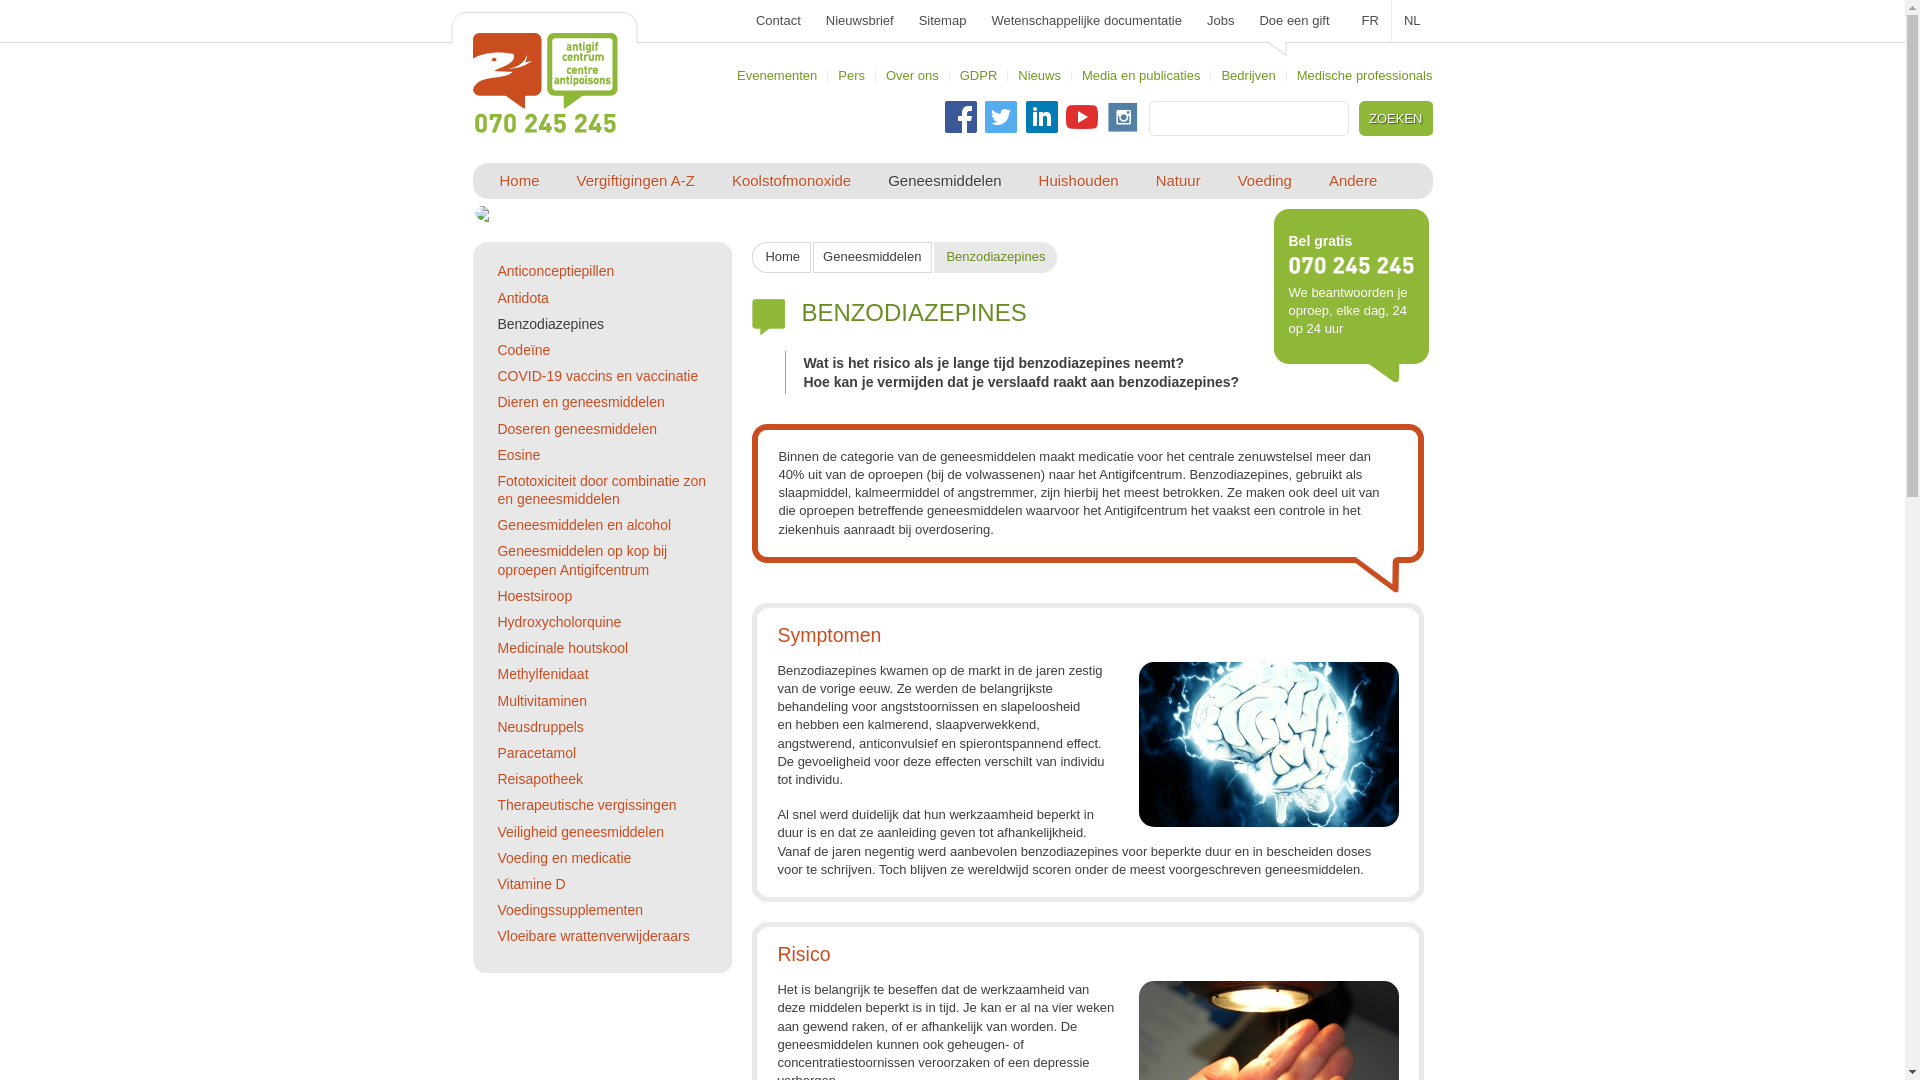  I want to click on 'Twitter', so click(984, 116).